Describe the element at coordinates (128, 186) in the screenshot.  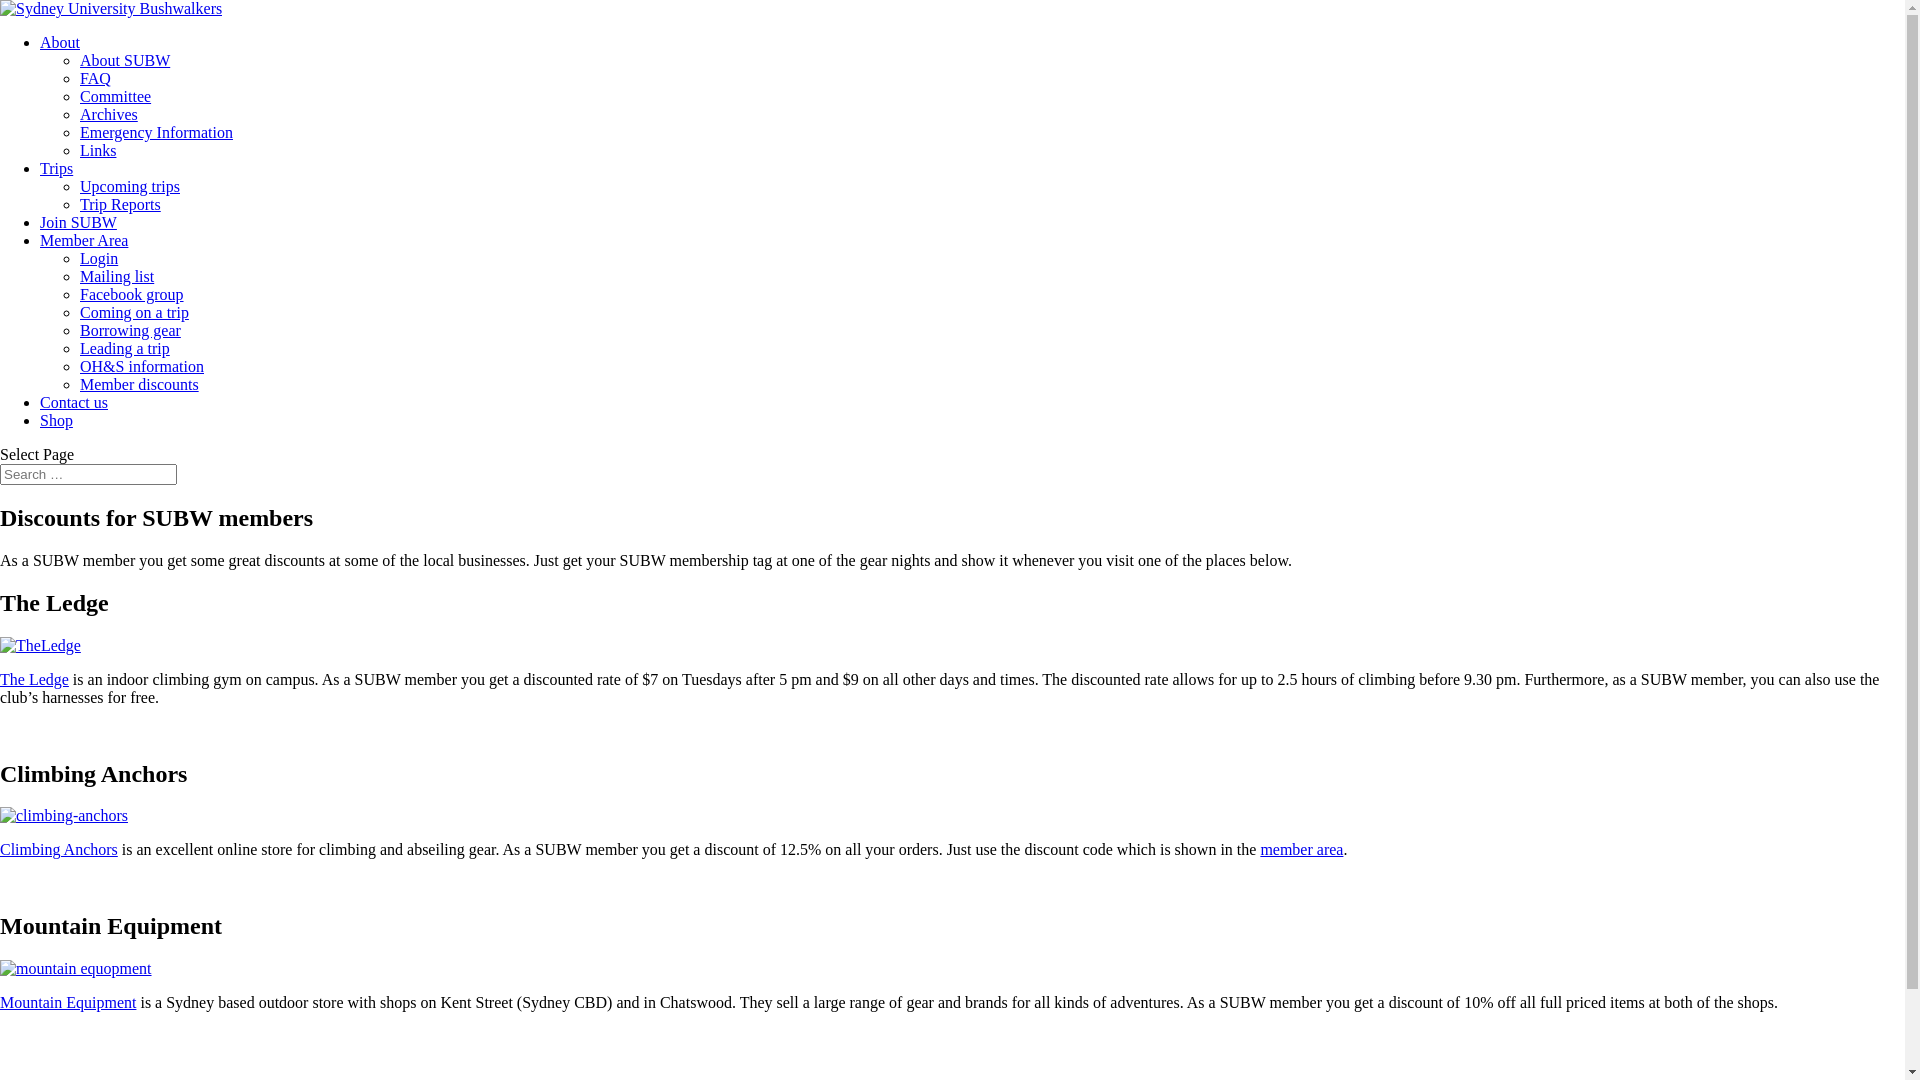
I see `'Upcoming trips'` at that location.